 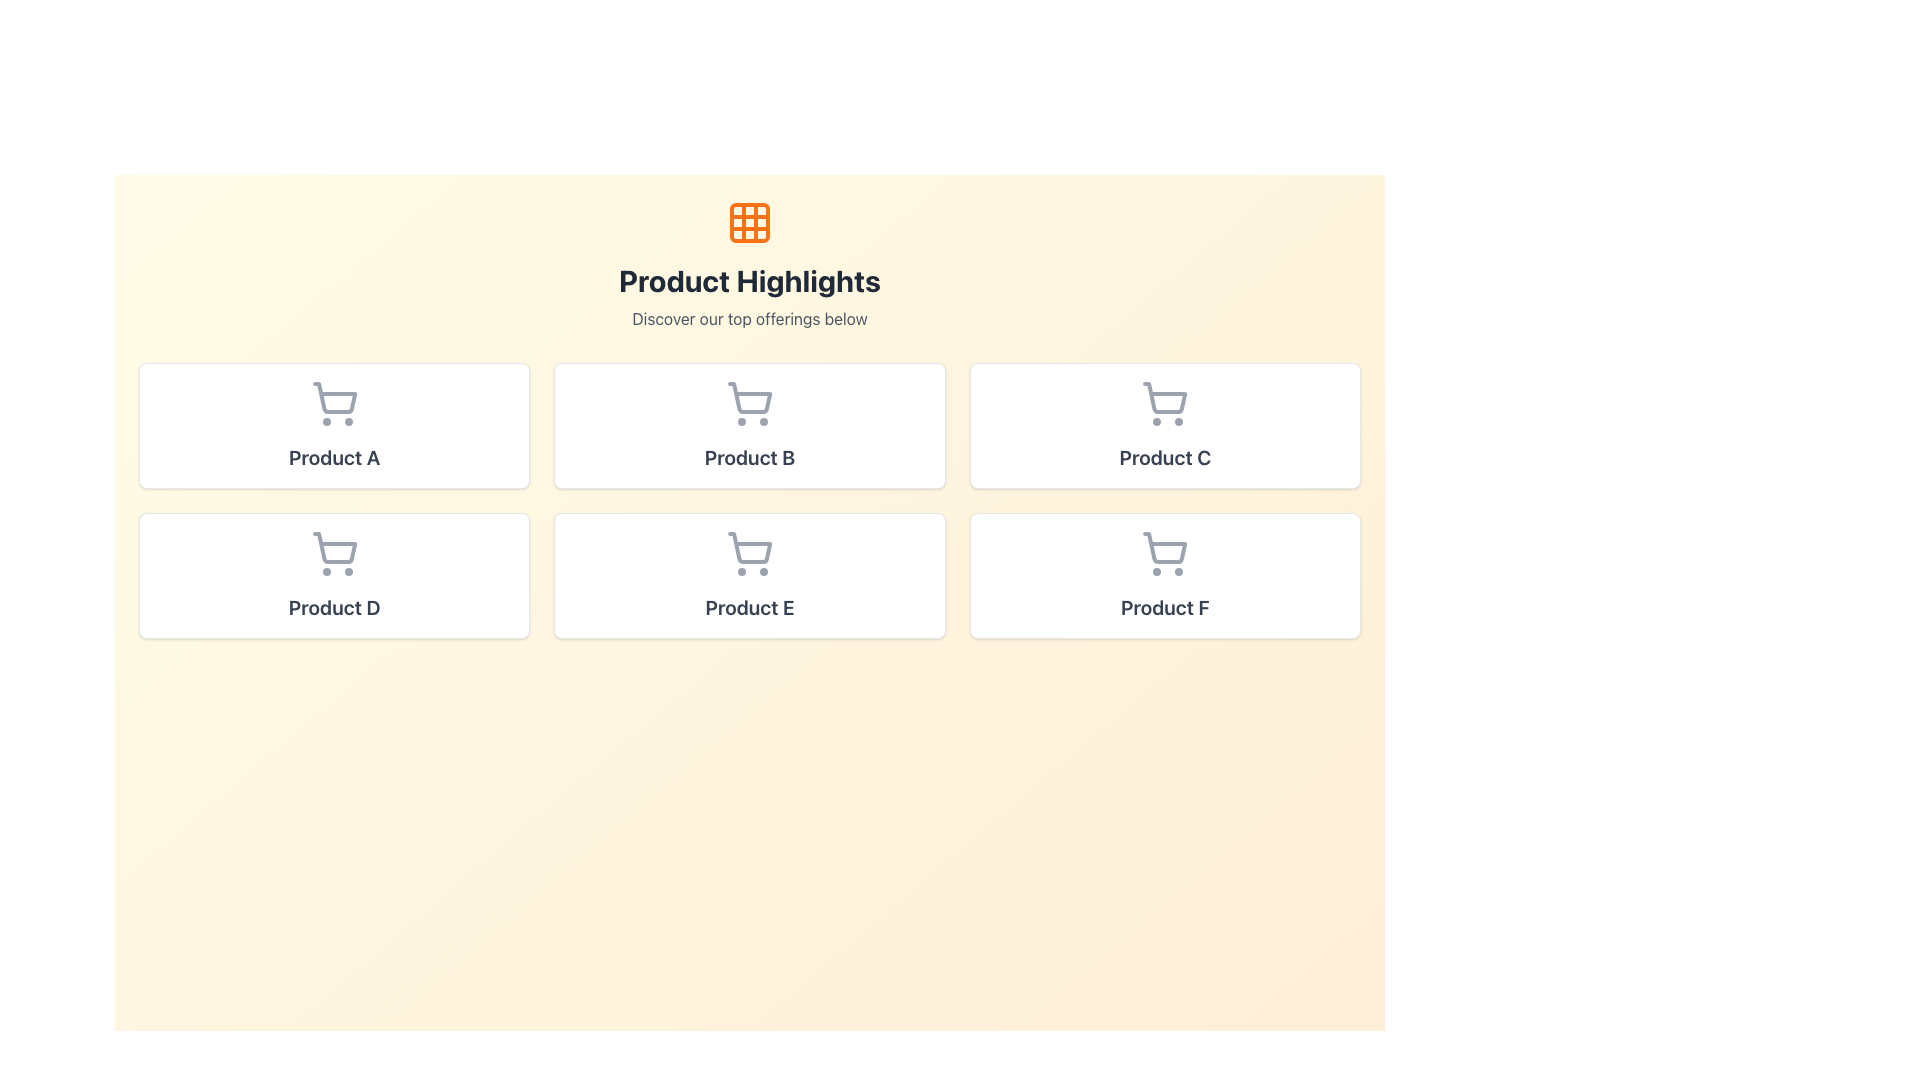 What do you see at coordinates (334, 424) in the screenshot?
I see `the first card in the grid layout, which has a white background, a shopping cart icon at the top, and the text 'Product A' in bold below it` at bounding box center [334, 424].